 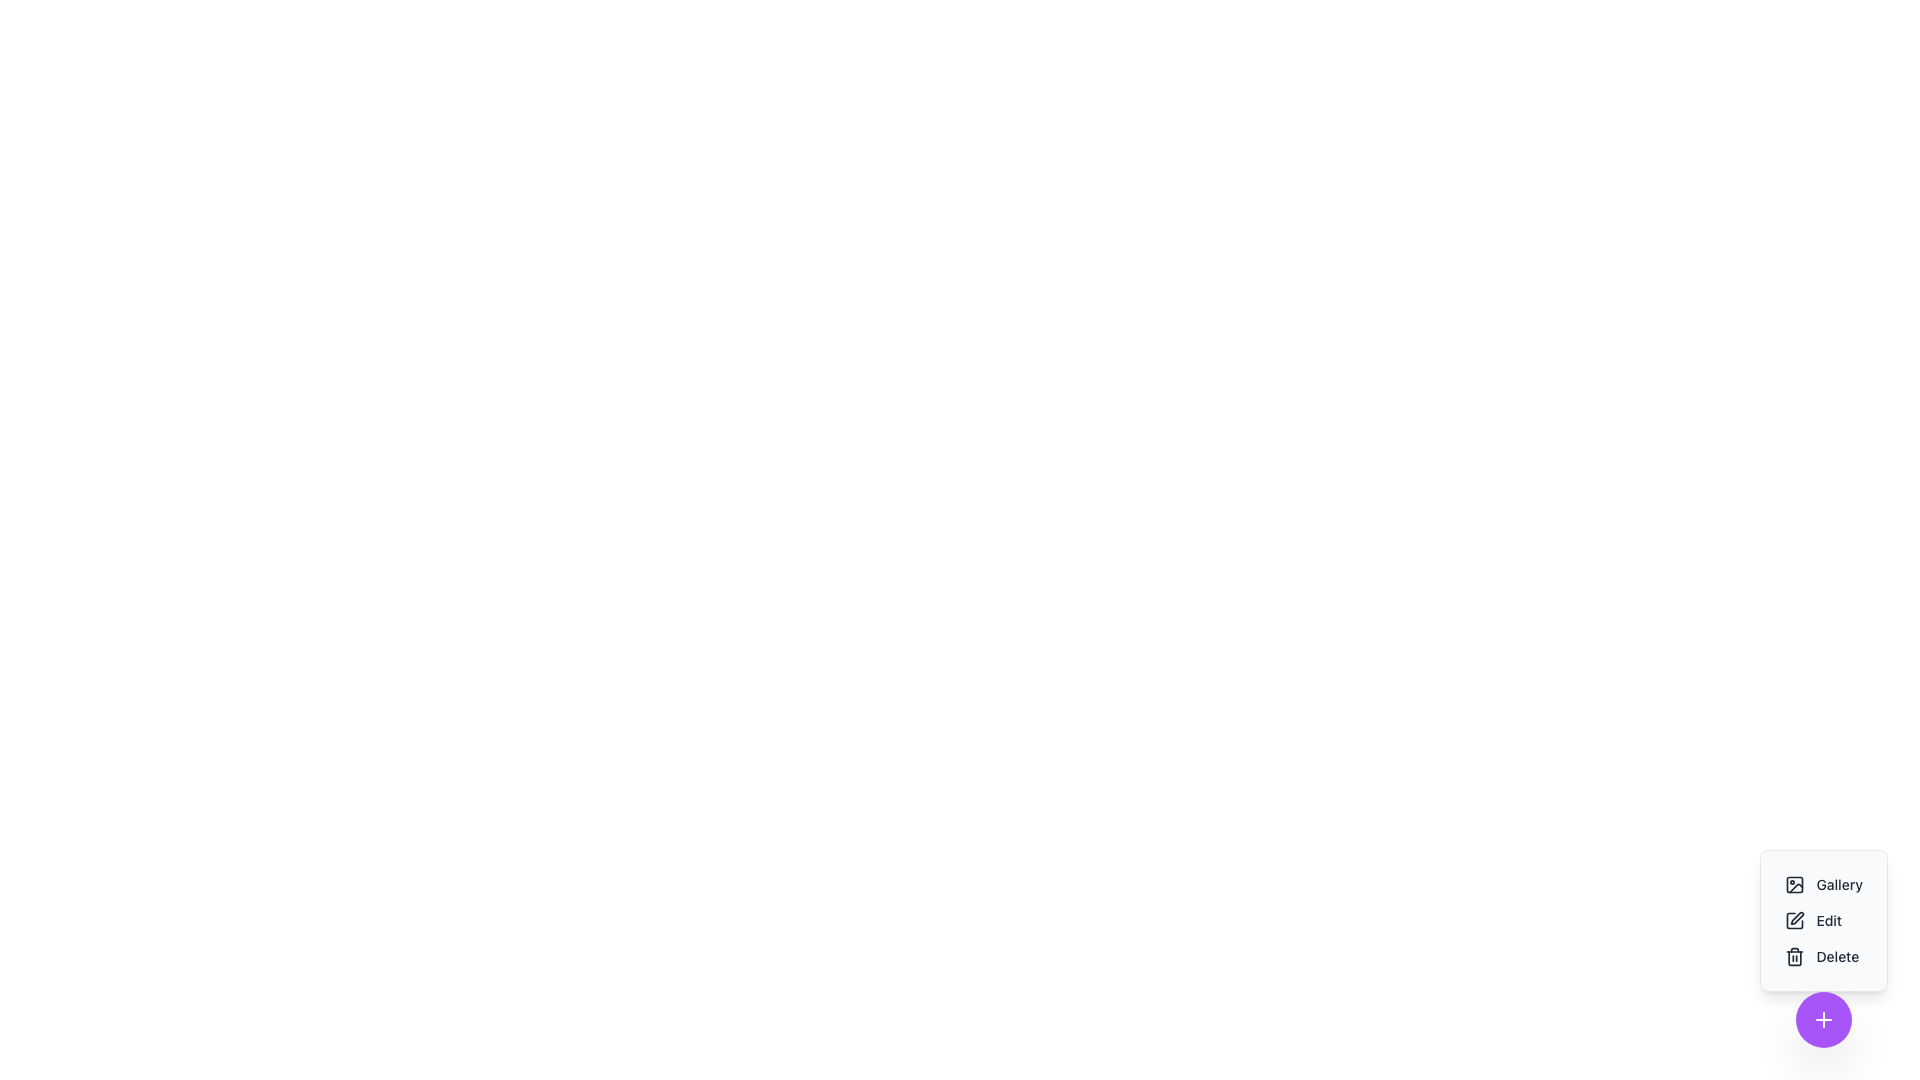 I want to click on the pencil icon located to the left of the 'Edit' label in the dark-themed UI, so click(x=1794, y=921).